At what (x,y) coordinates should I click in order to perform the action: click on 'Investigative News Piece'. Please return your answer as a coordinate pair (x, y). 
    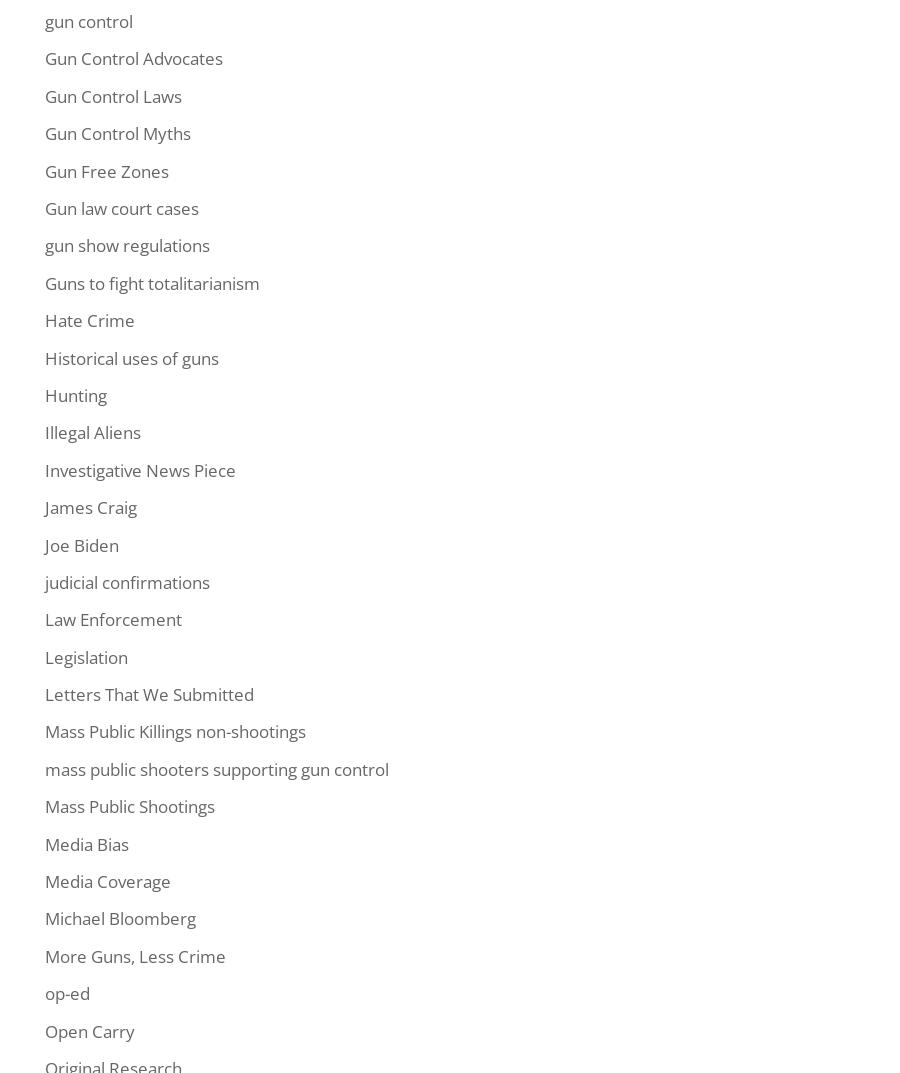
    Looking at the image, I should click on (140, 469).